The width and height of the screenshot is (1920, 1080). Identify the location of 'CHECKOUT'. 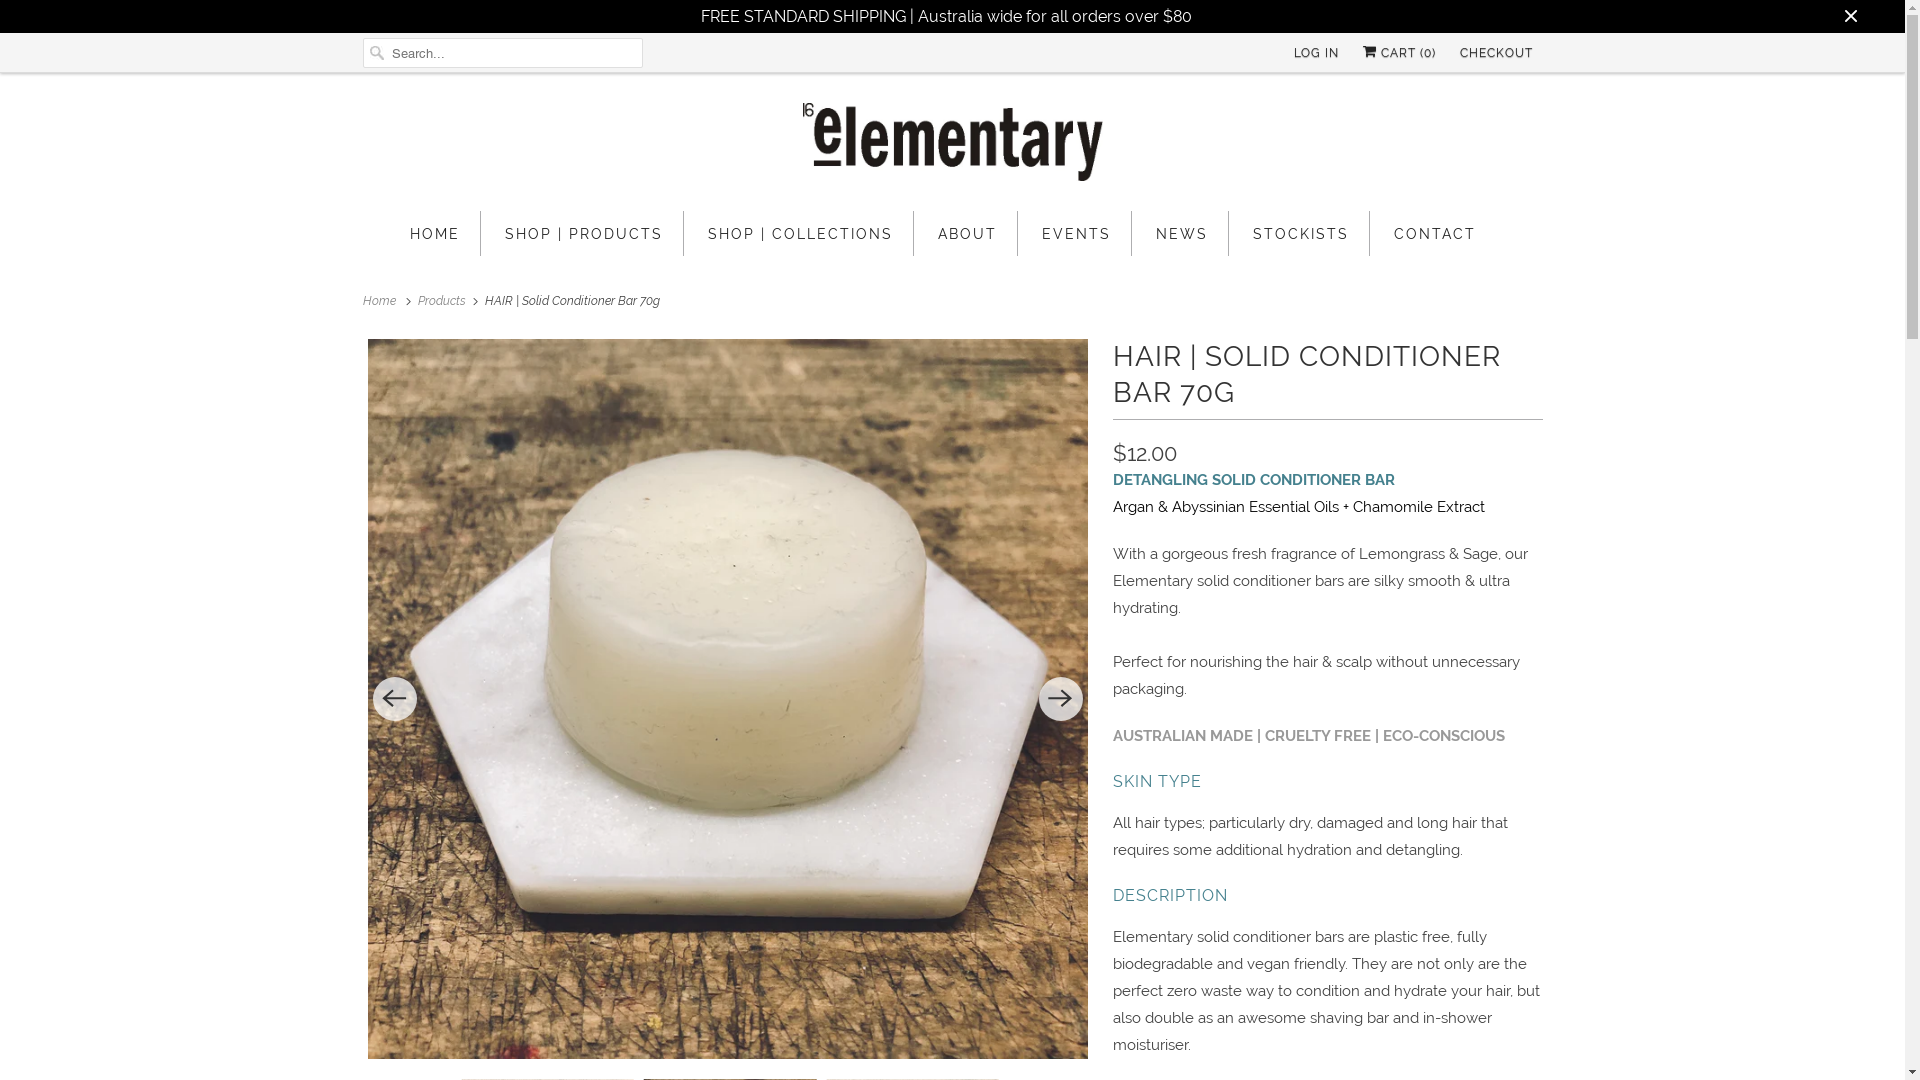
(1496, 52).